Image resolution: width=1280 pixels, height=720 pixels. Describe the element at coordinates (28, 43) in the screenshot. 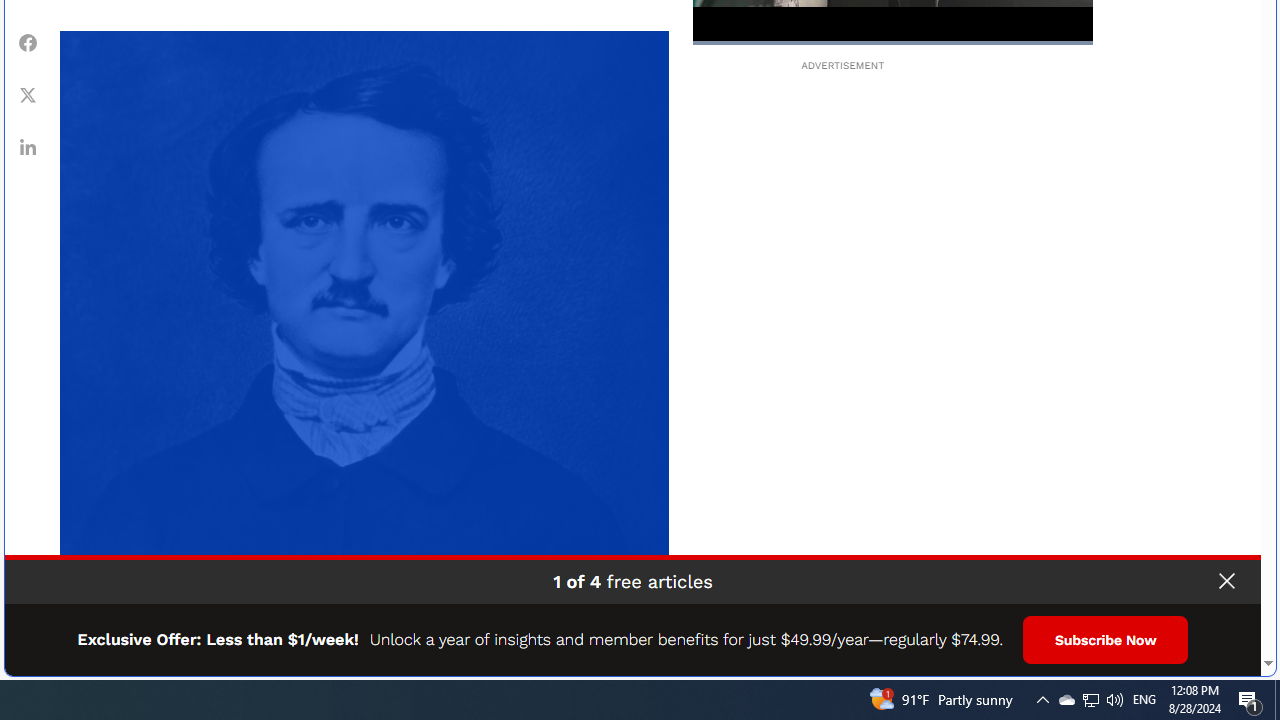

I see `'Share Facebook'` at that location.